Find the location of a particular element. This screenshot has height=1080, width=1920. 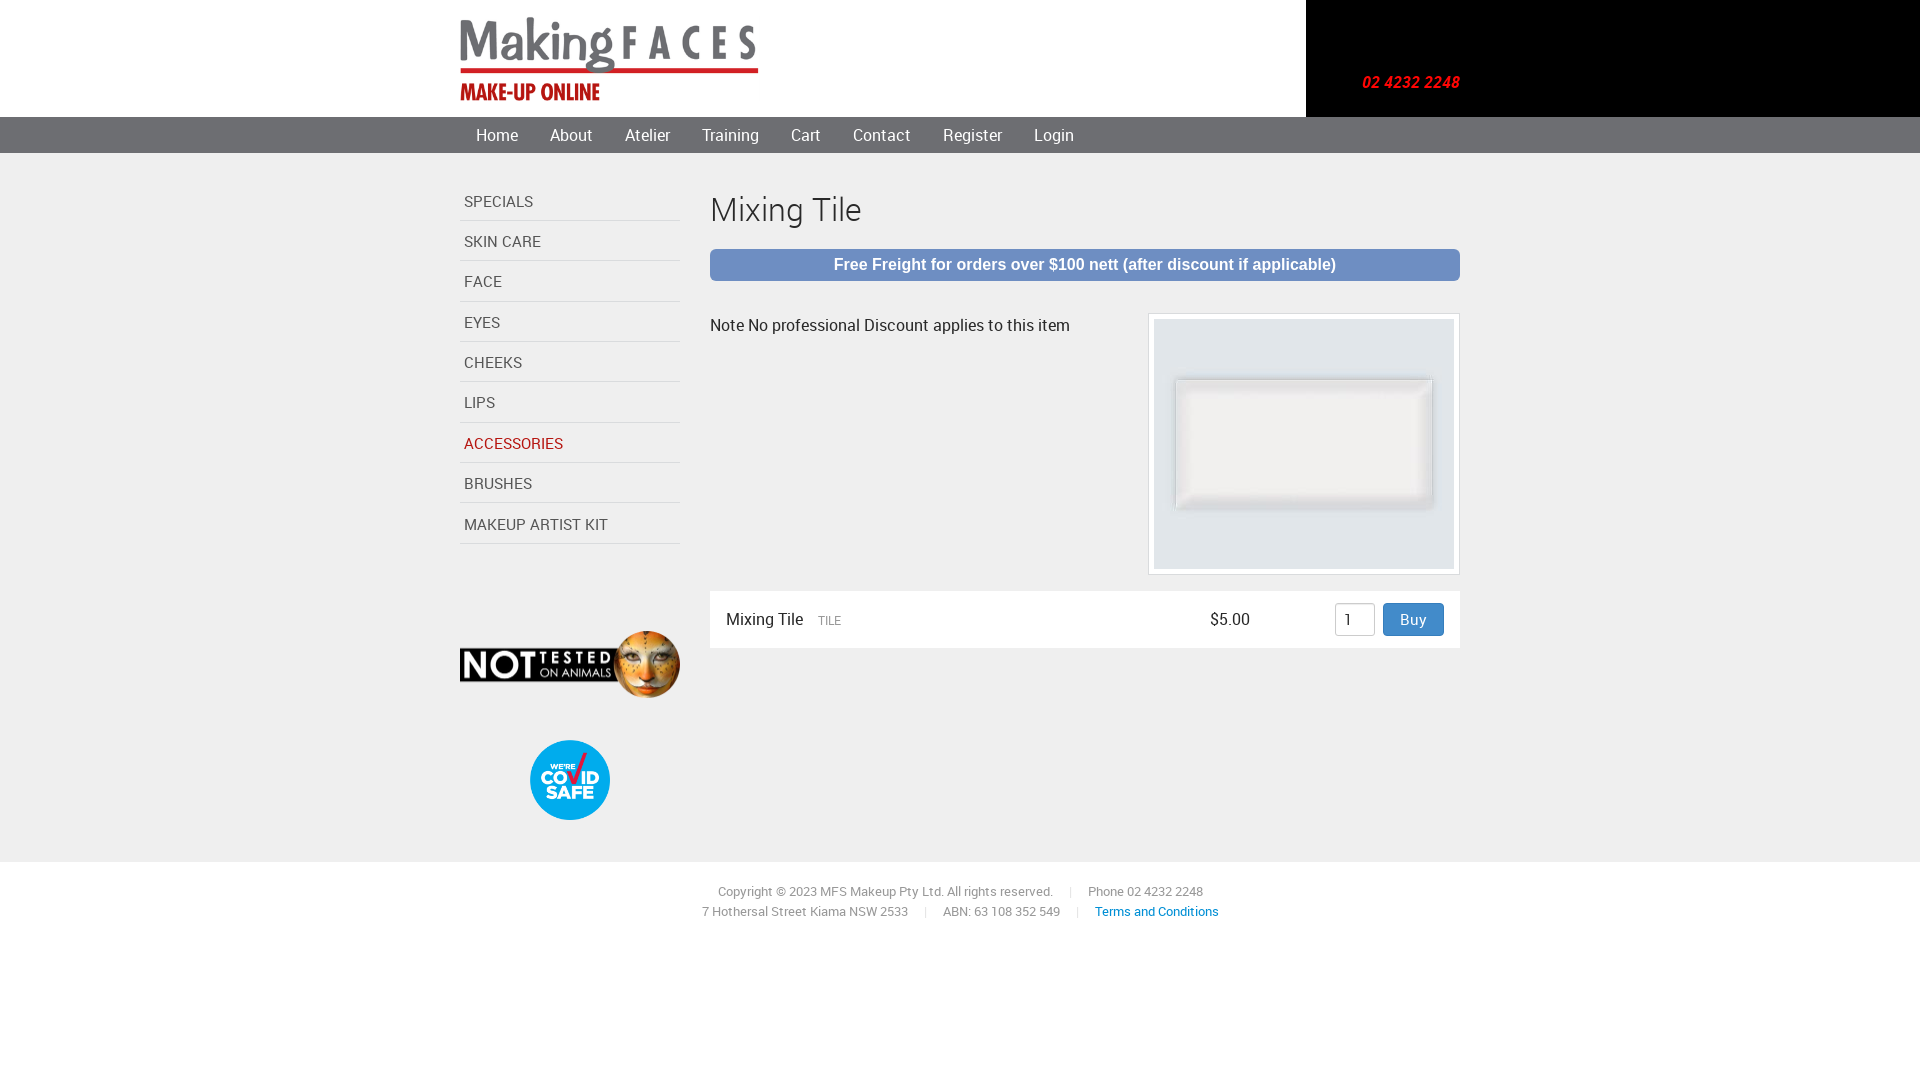

'Contact' is located at coordinates (881, 135).